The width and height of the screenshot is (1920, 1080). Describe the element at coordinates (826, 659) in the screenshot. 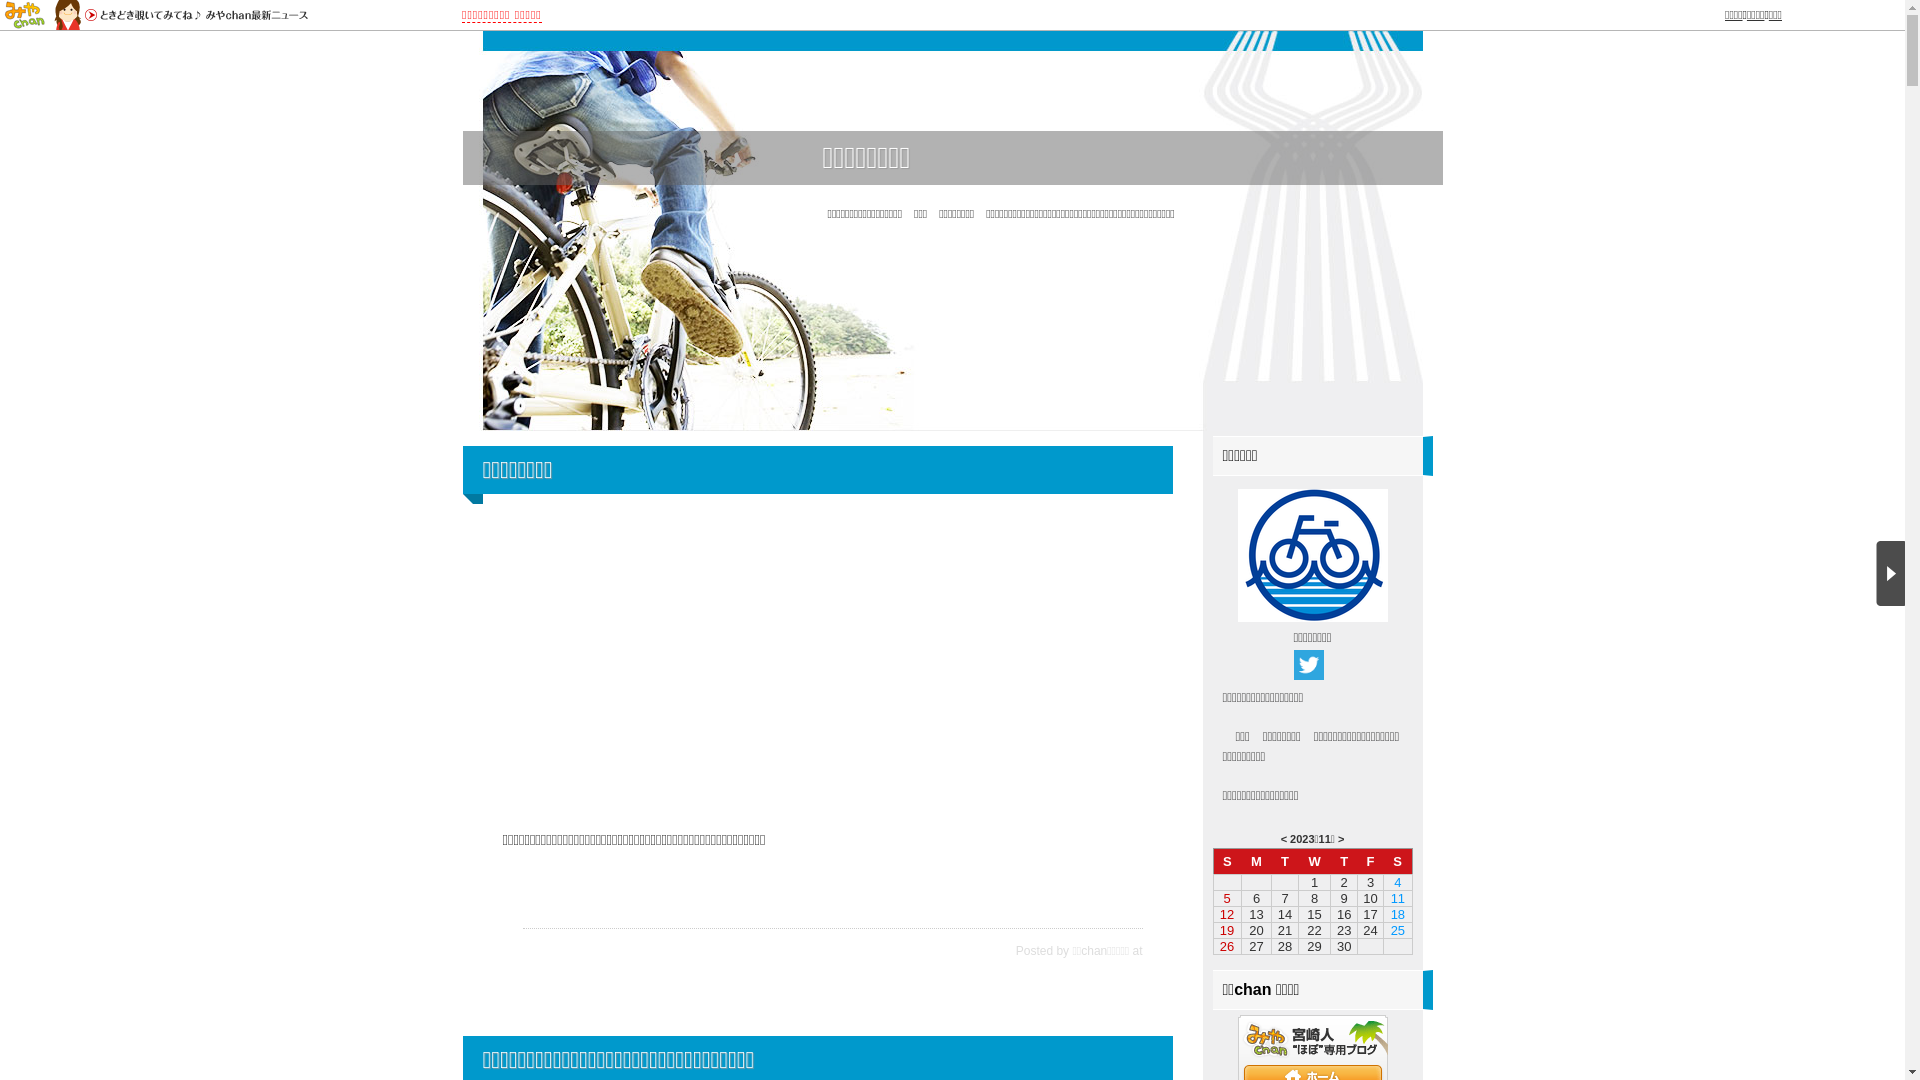

I see `'Advertisement'` at that location.